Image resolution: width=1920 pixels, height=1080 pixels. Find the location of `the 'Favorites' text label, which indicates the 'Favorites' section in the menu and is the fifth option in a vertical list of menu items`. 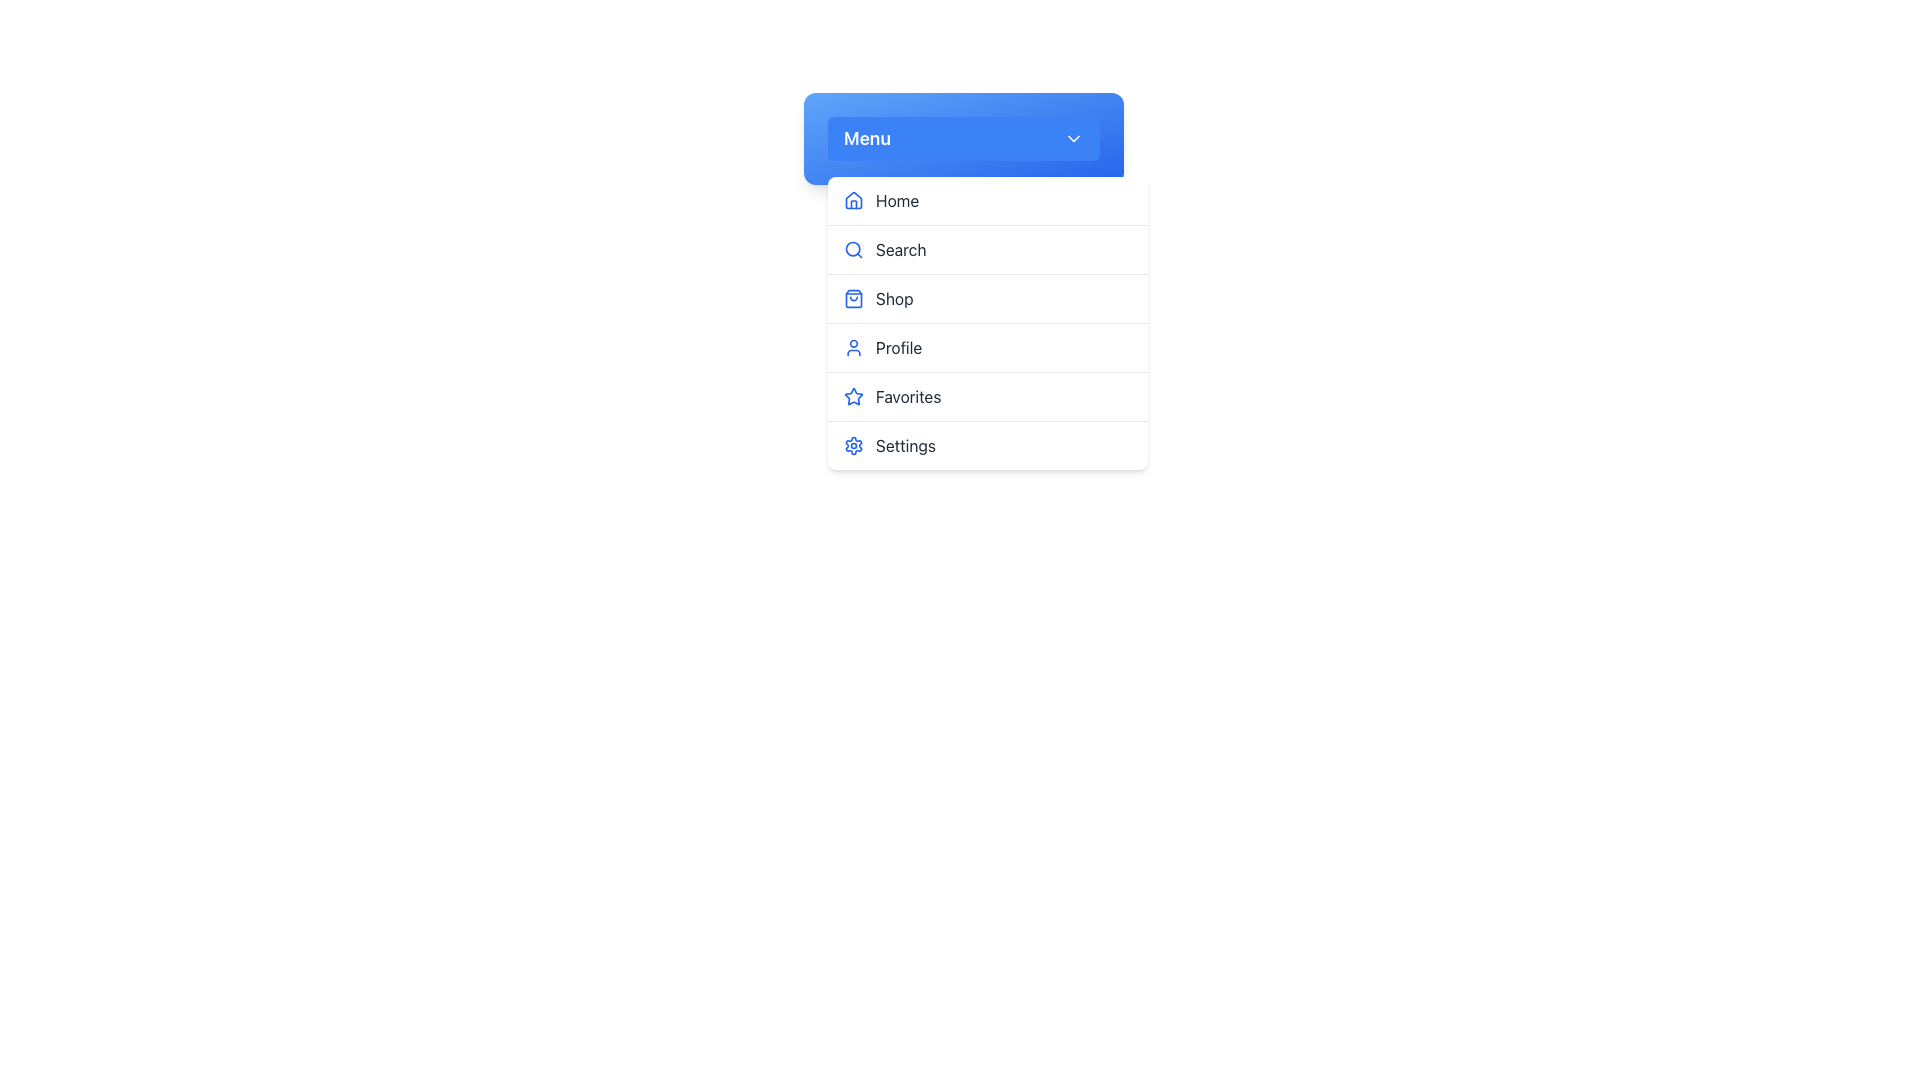

the 'Favorites' text label, which indicates the 'Favorites' section in the menu and is the fifth option in a vertical list of menu items is located at coordinates (907, 397).